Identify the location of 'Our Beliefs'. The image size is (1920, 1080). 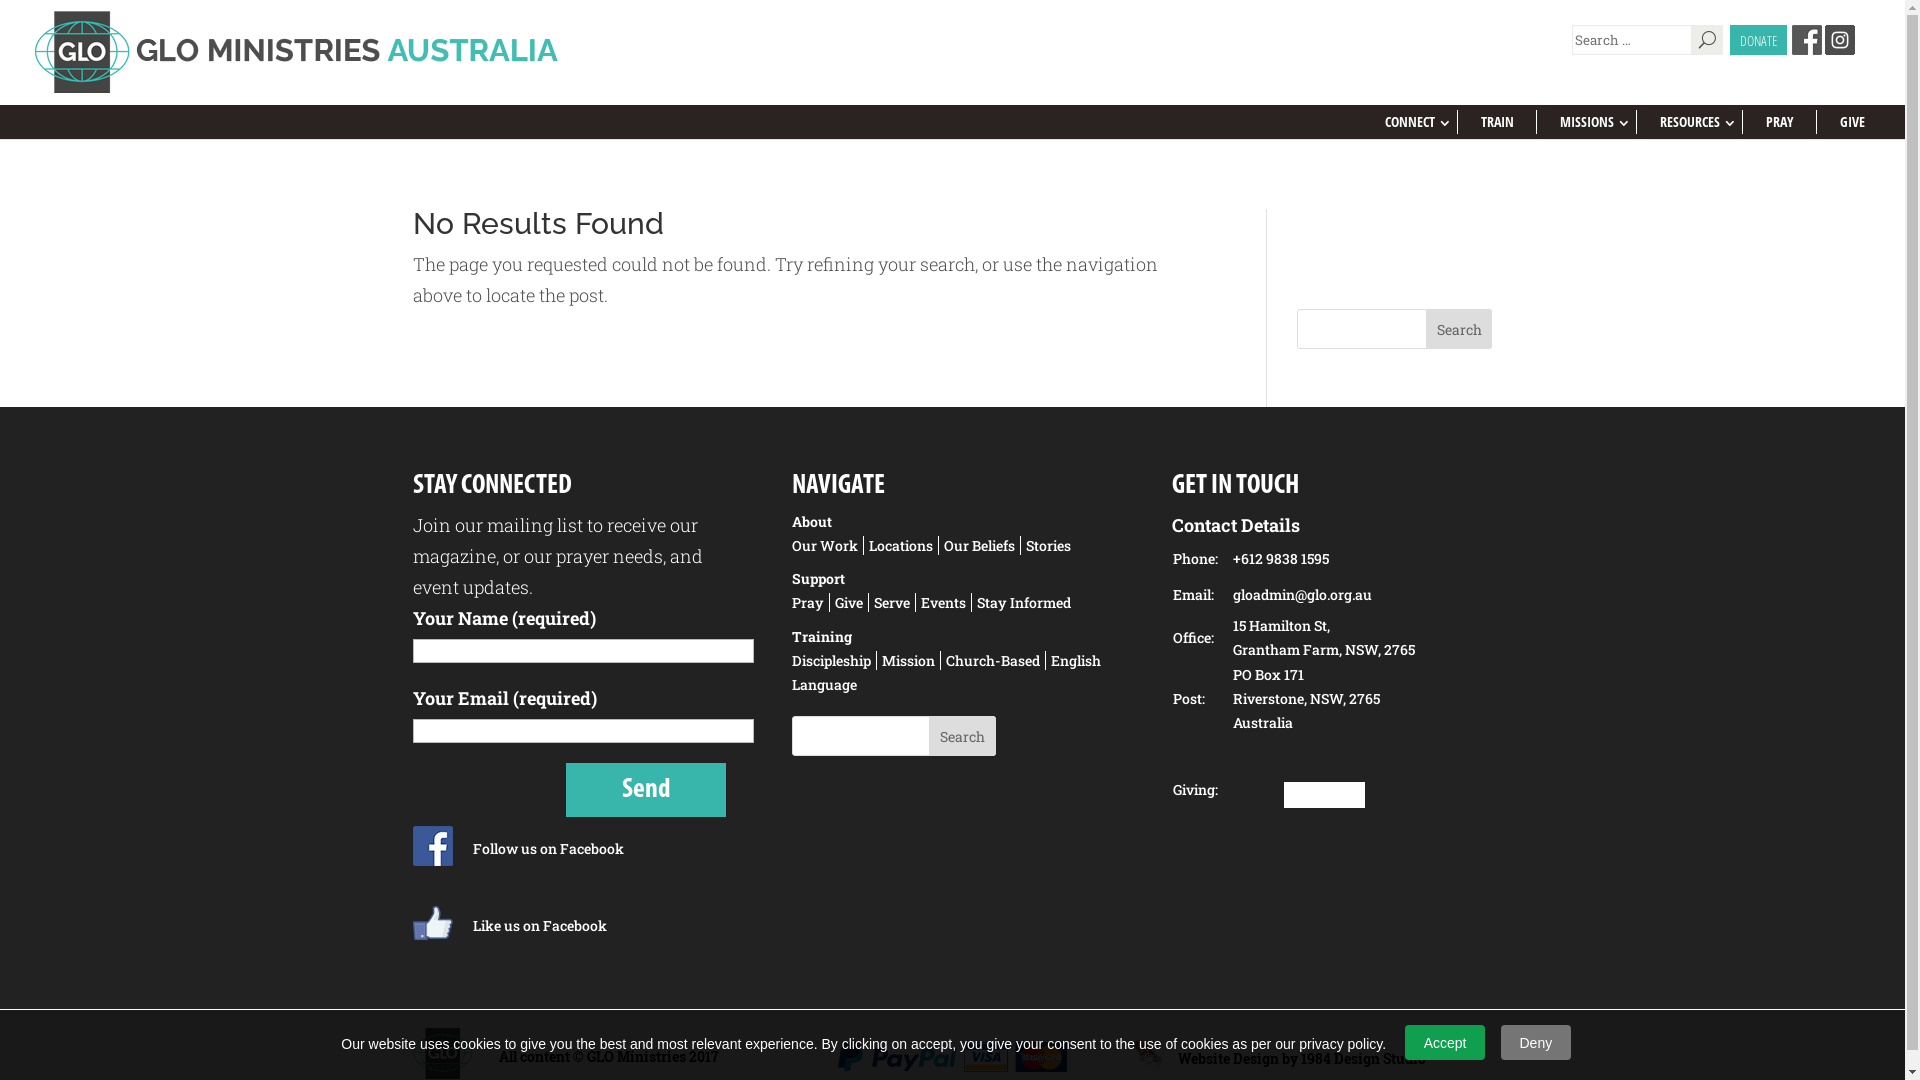
(979, 545).